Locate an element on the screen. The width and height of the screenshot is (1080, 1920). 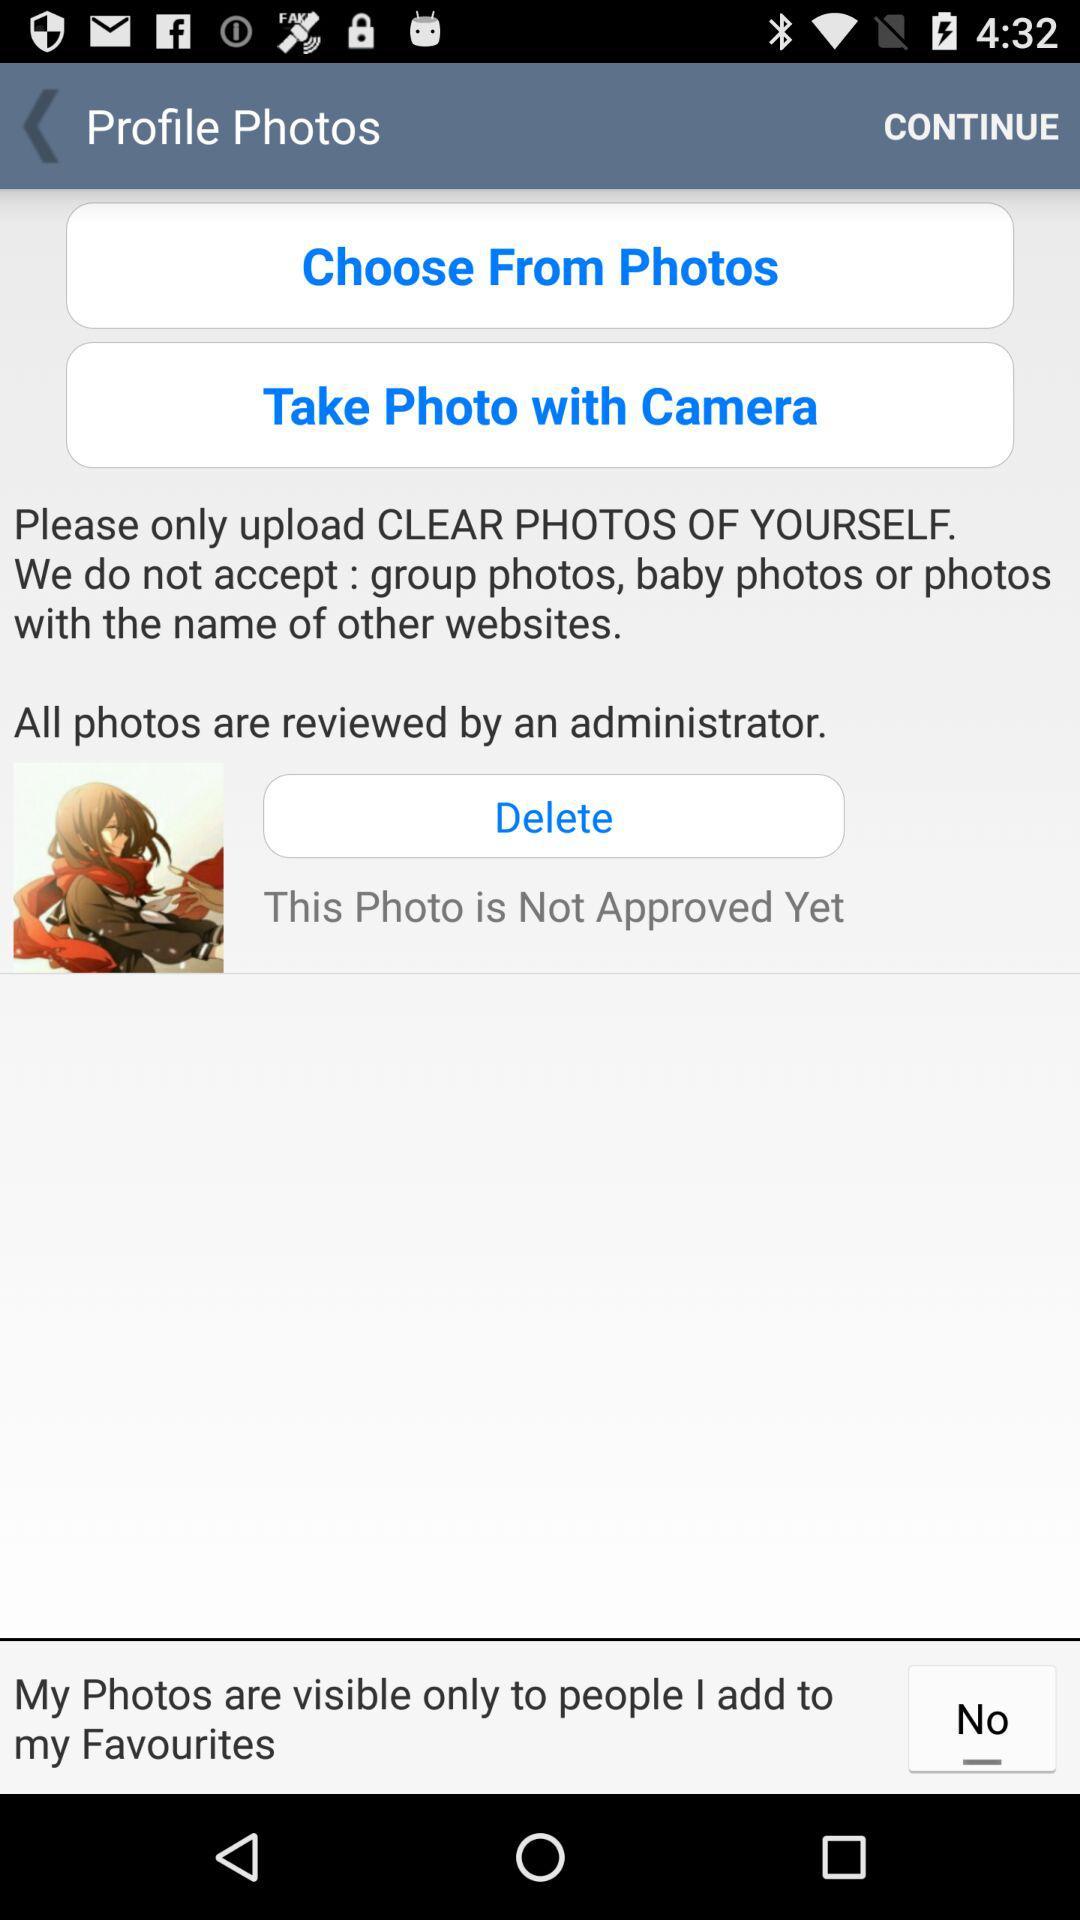
take photo with icon is located at coordinates (540, 403).